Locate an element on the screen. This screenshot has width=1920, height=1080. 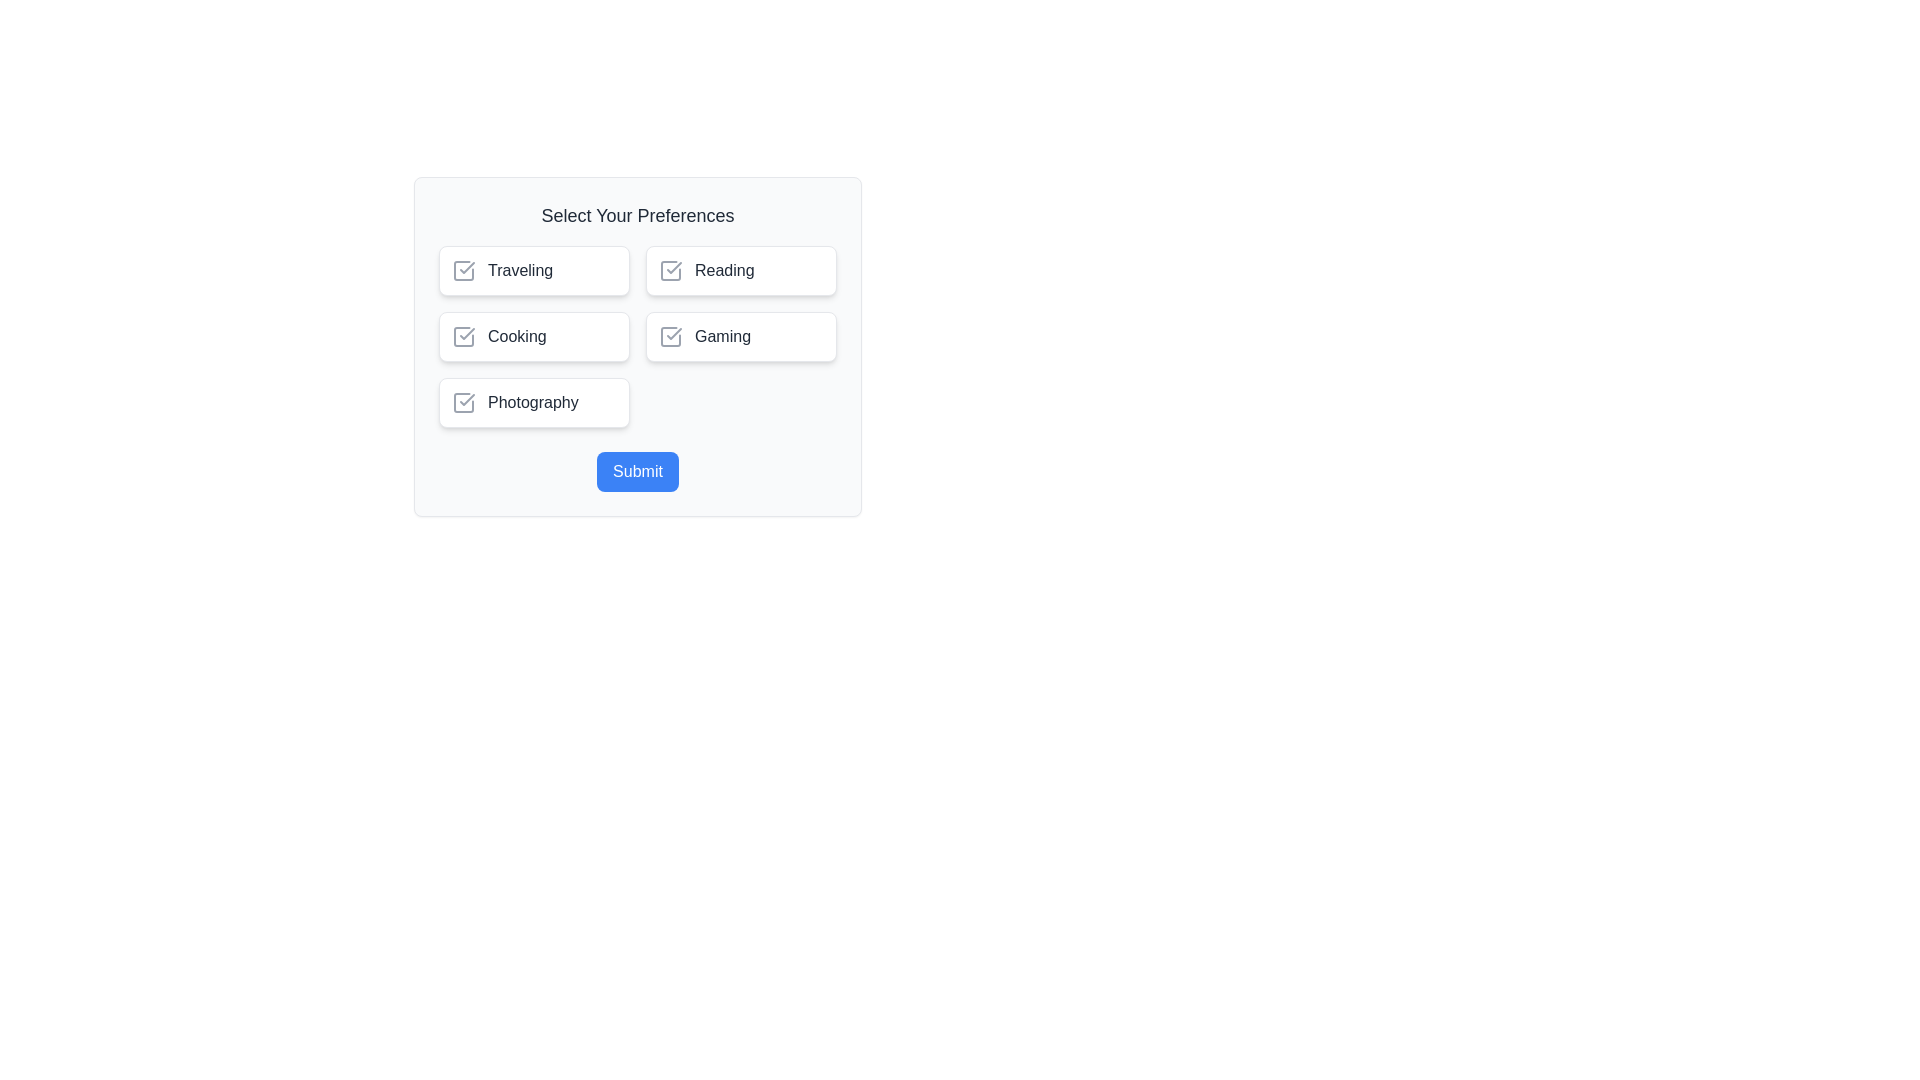
the checkbox for the 'Traveling' preference option is located at coordinates (463, 270).